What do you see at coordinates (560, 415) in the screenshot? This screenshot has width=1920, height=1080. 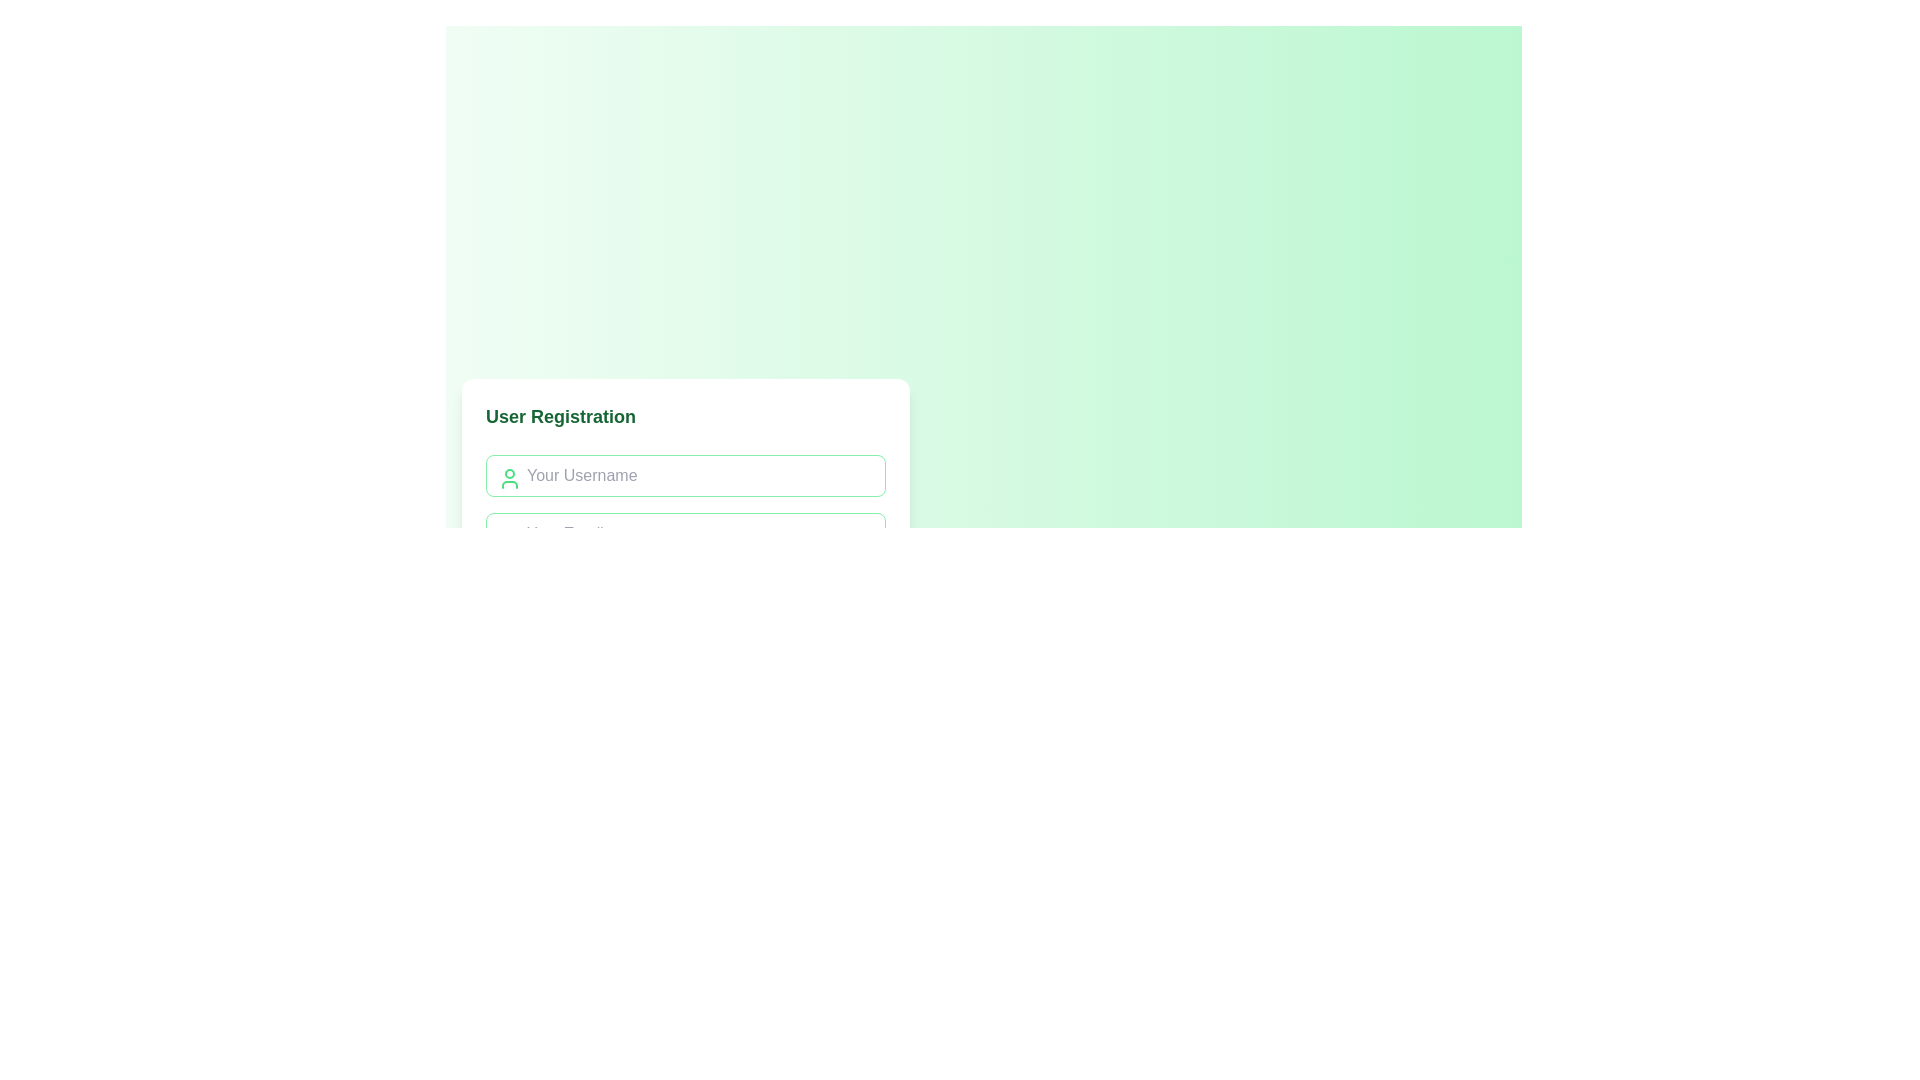 I see `the 'User Registration' text label, which is styled in a larger, bold green font and positioned at the top of a form section` at bounding box center [560, 415].